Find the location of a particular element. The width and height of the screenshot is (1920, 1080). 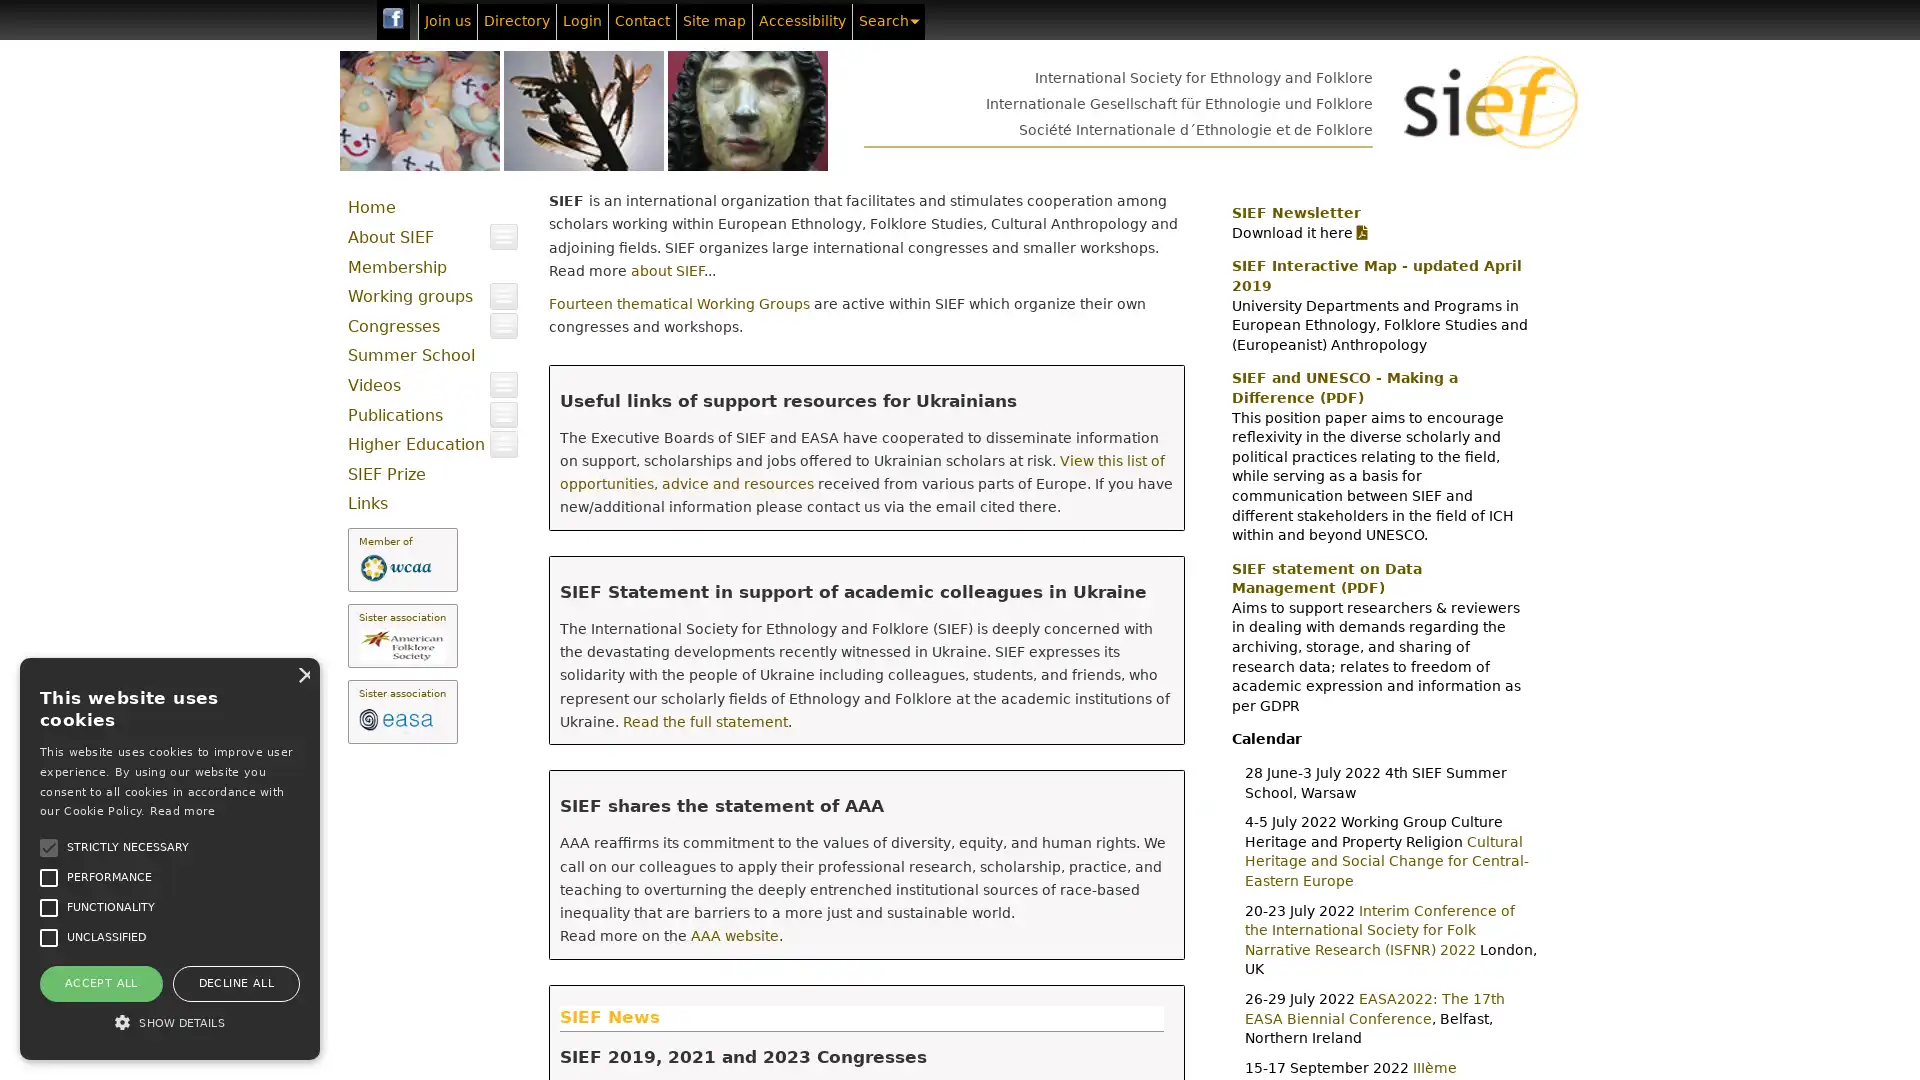

DECLINE ALL is located at coordinates (235, 982).